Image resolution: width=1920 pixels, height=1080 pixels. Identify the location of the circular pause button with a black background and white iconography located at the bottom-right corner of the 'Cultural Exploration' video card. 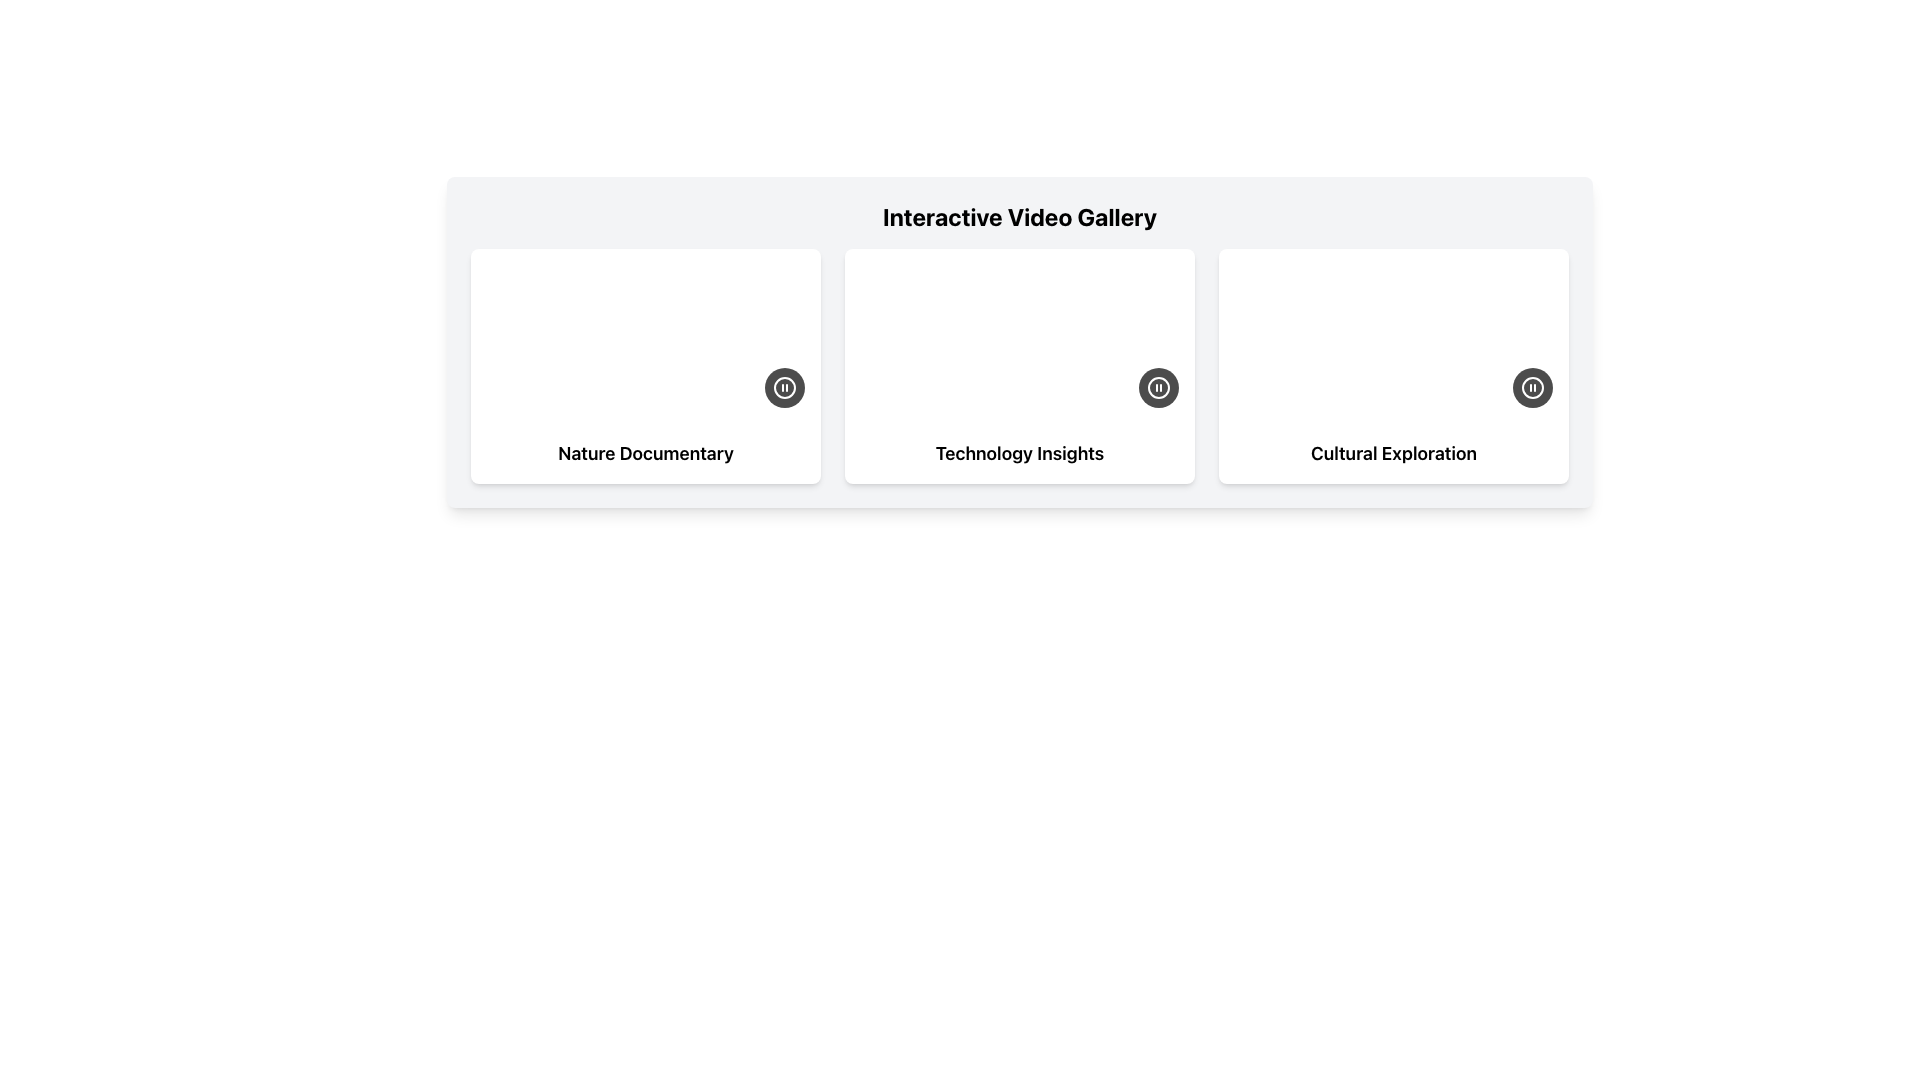
(1531, 388).